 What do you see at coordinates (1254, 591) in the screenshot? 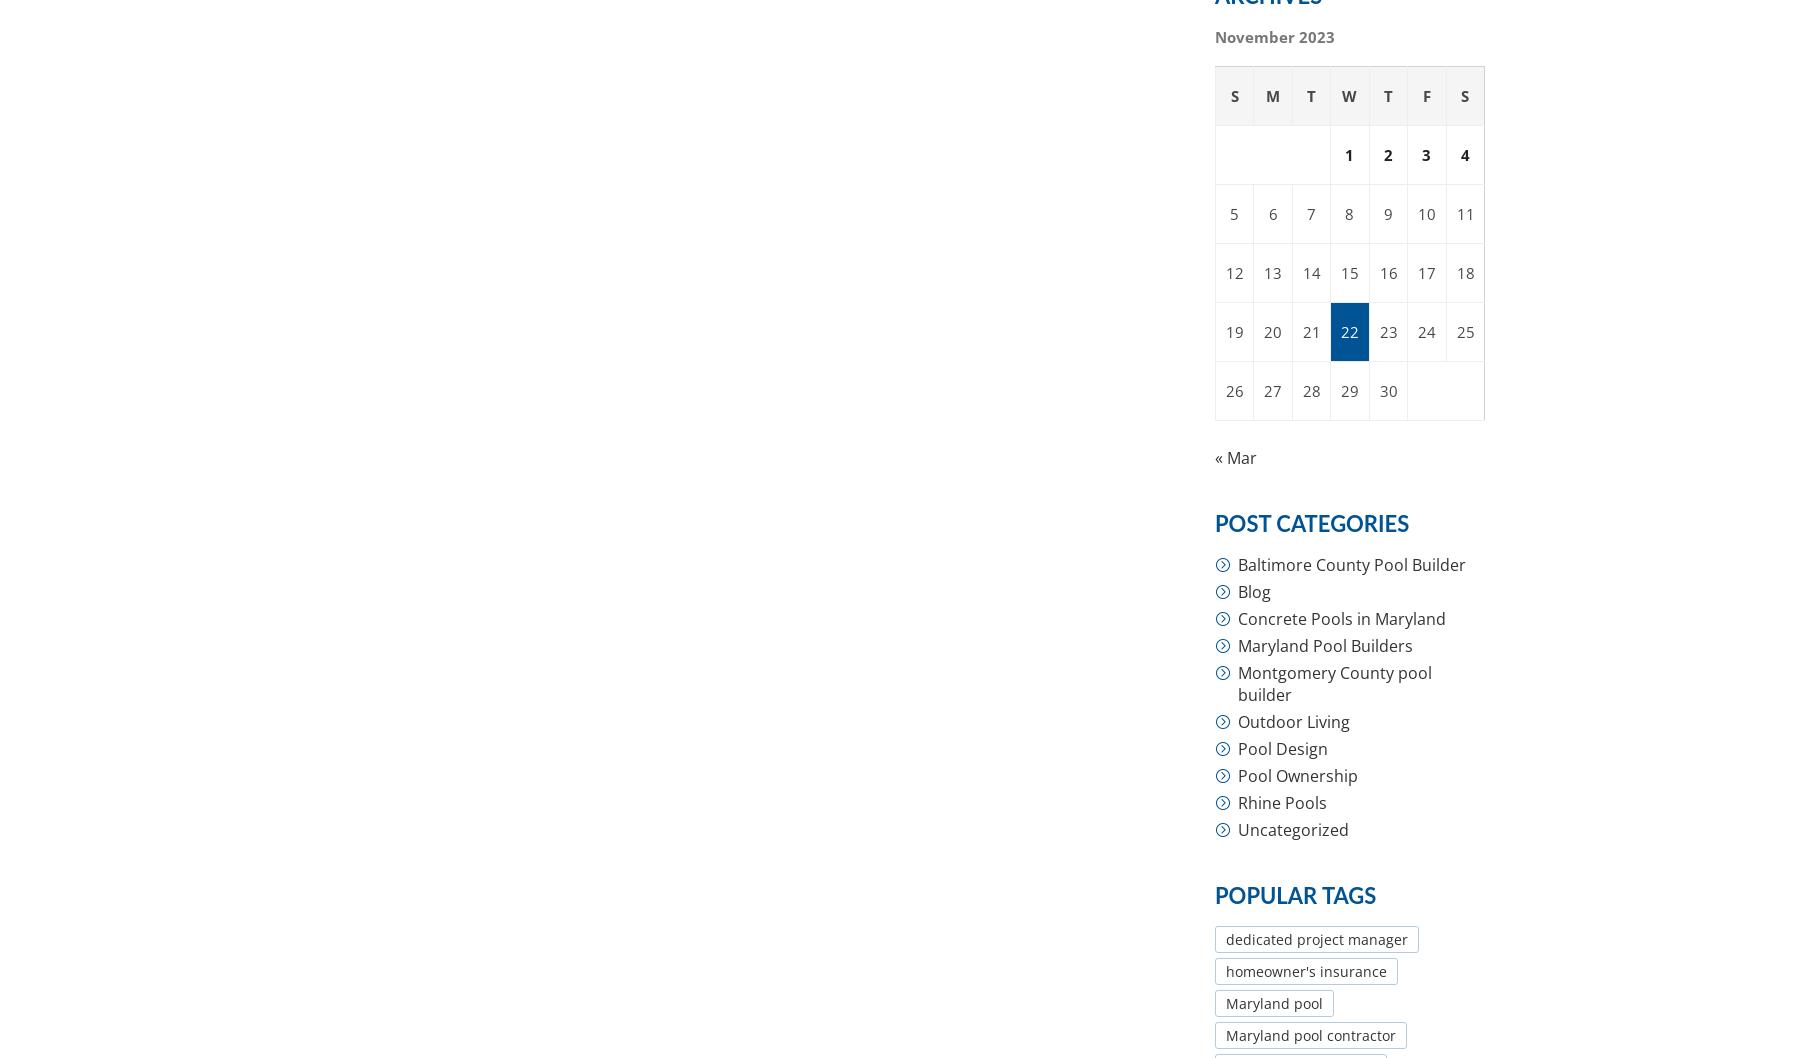
I see `'Blog'` at bounding box center [1254, 591].